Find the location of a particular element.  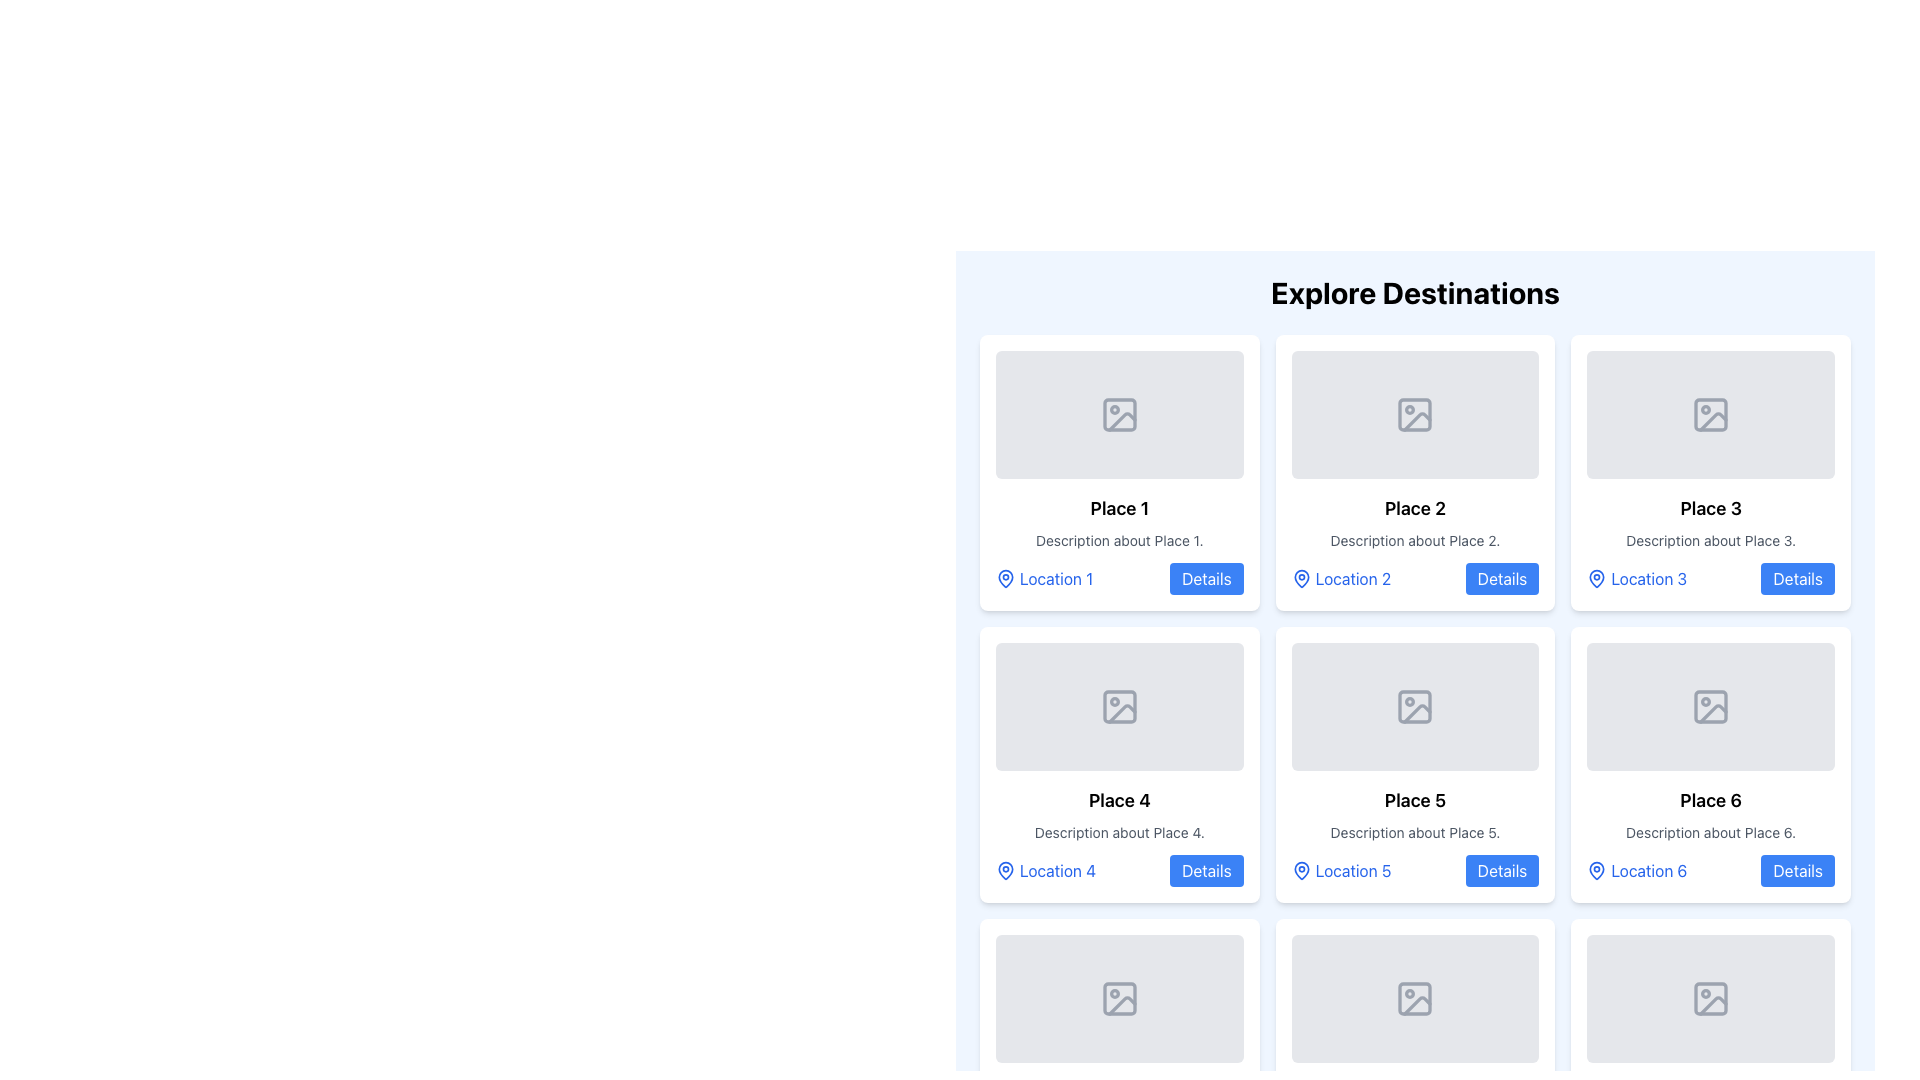

the placeholder image icon located in the upper central section of the card labeled 'Place 5', which features a light gray background and a circular detail to the left with a diagonal line across is located at coordinates (1414, 705).